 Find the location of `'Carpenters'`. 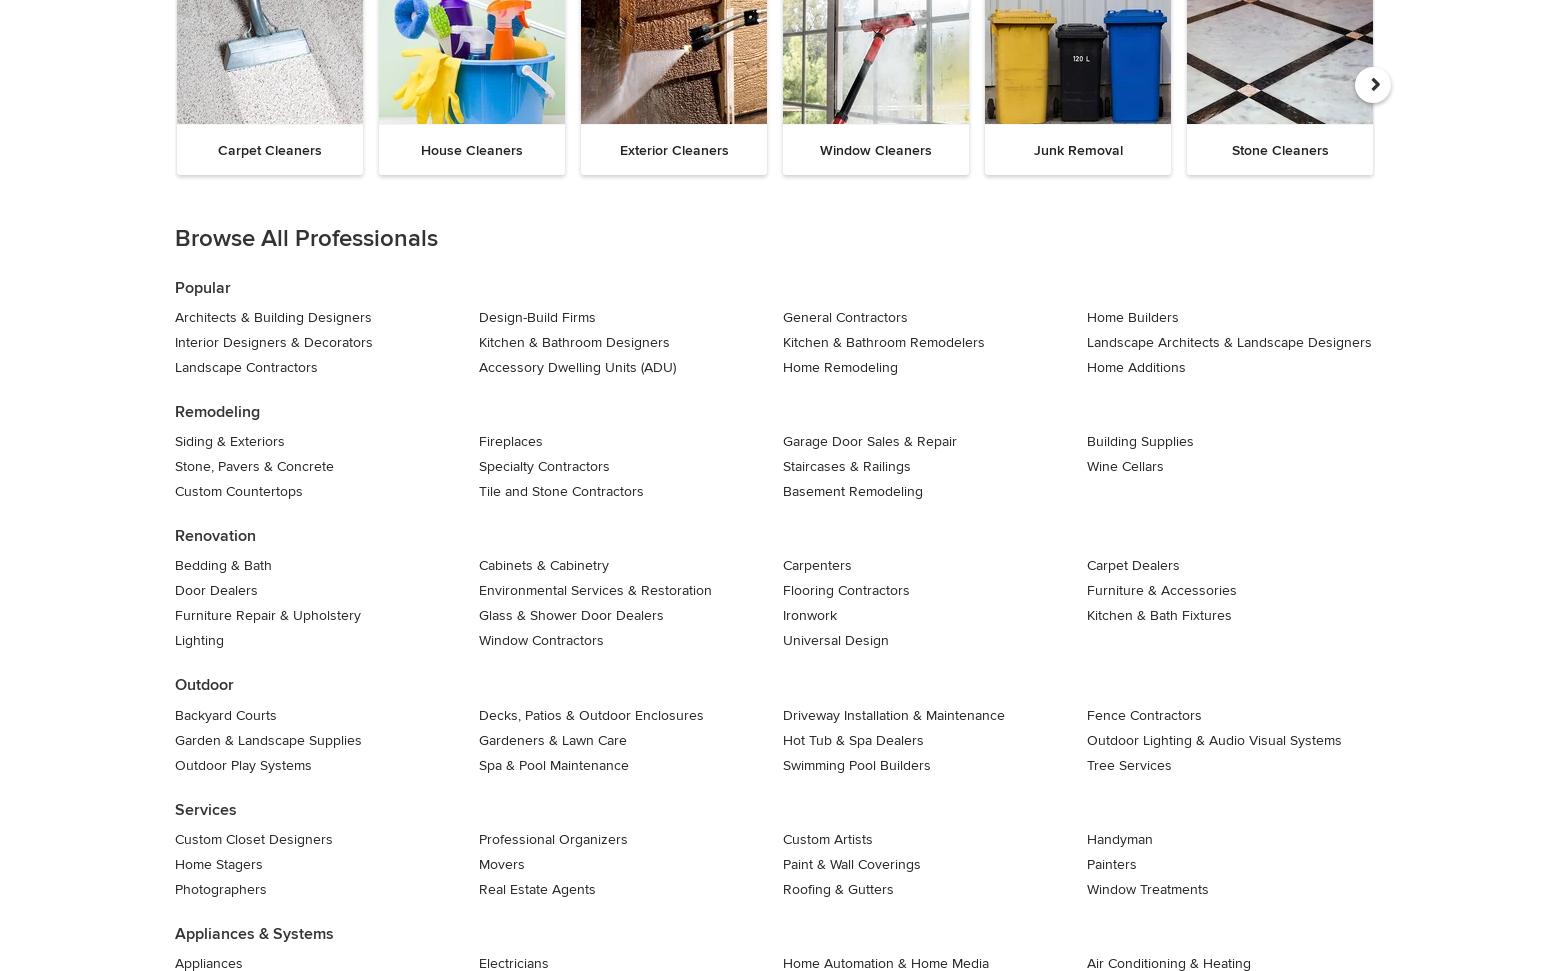

'Carpenters' is located at coordinates (816, 565).